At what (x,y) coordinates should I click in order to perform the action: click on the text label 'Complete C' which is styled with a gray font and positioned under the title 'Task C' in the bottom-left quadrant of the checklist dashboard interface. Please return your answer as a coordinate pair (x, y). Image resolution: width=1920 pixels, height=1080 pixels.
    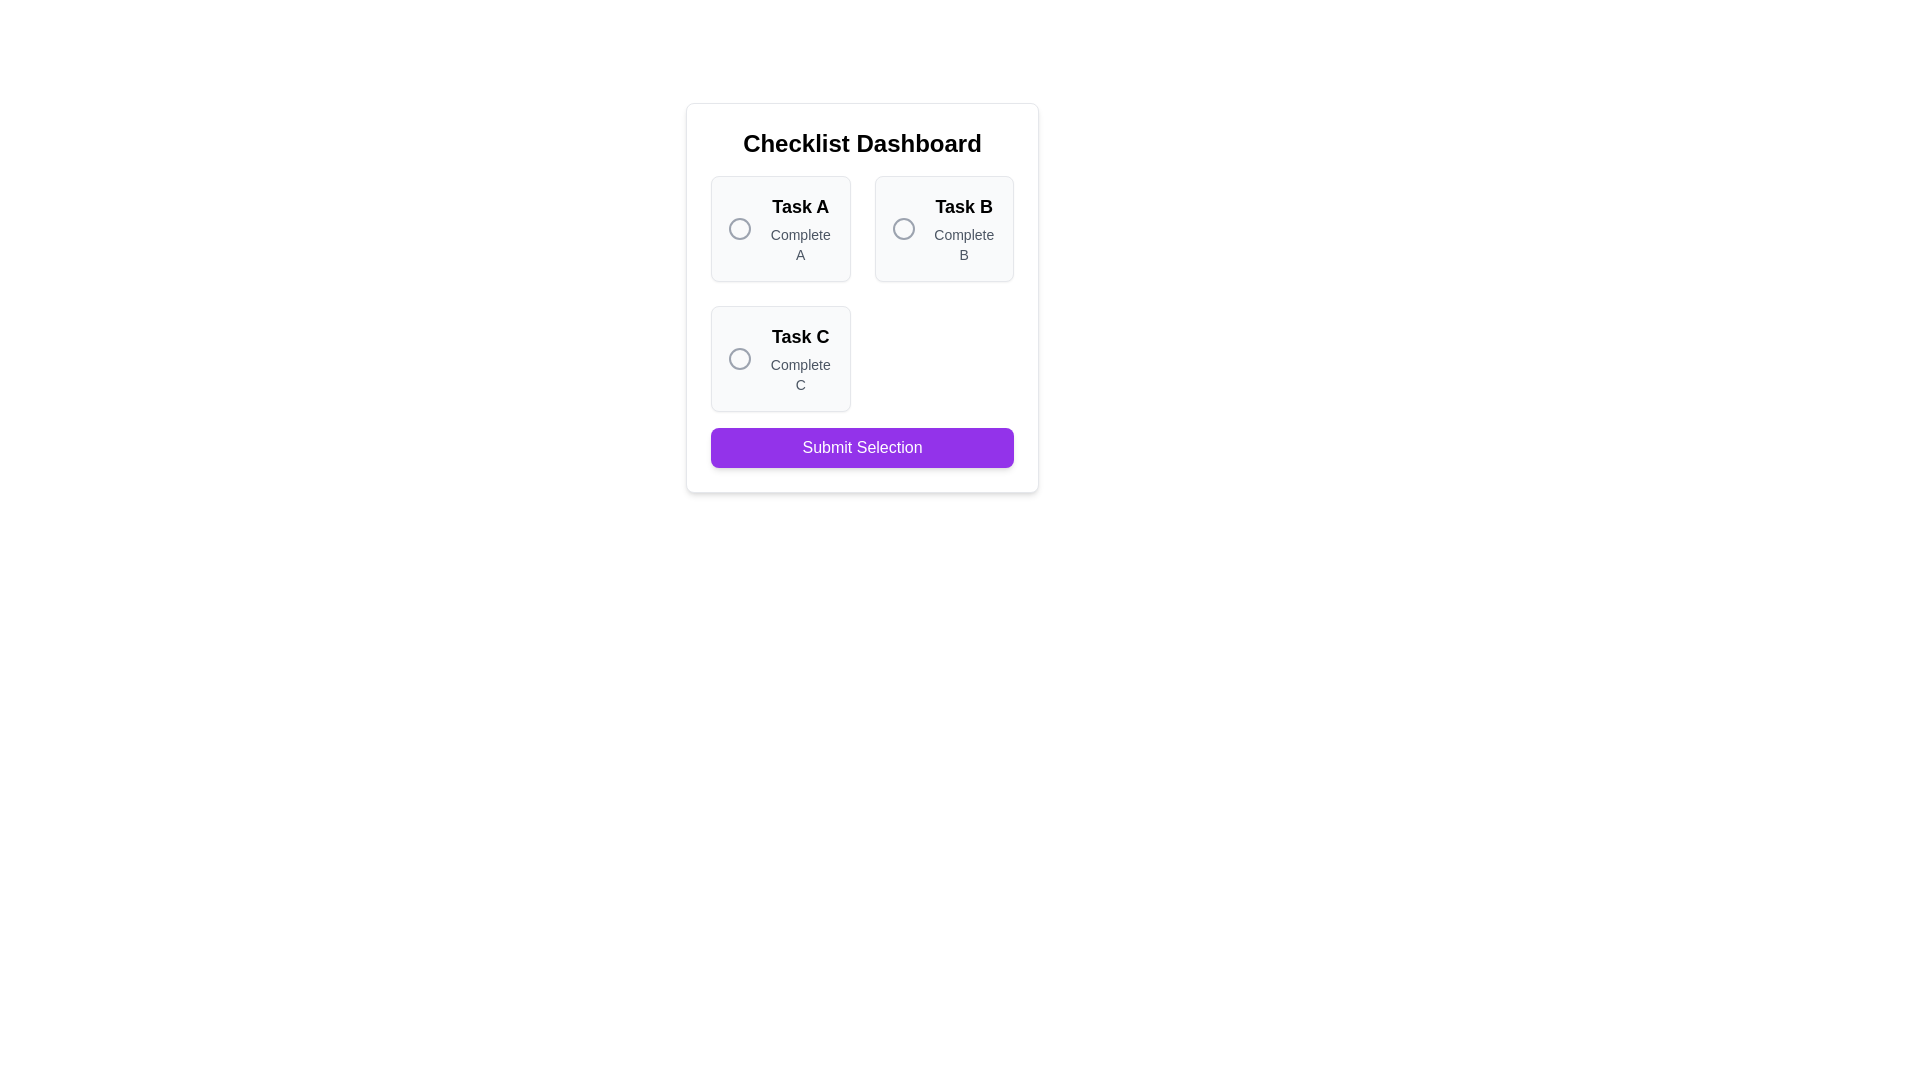
    Looking at the image, I should click on (800, 374).